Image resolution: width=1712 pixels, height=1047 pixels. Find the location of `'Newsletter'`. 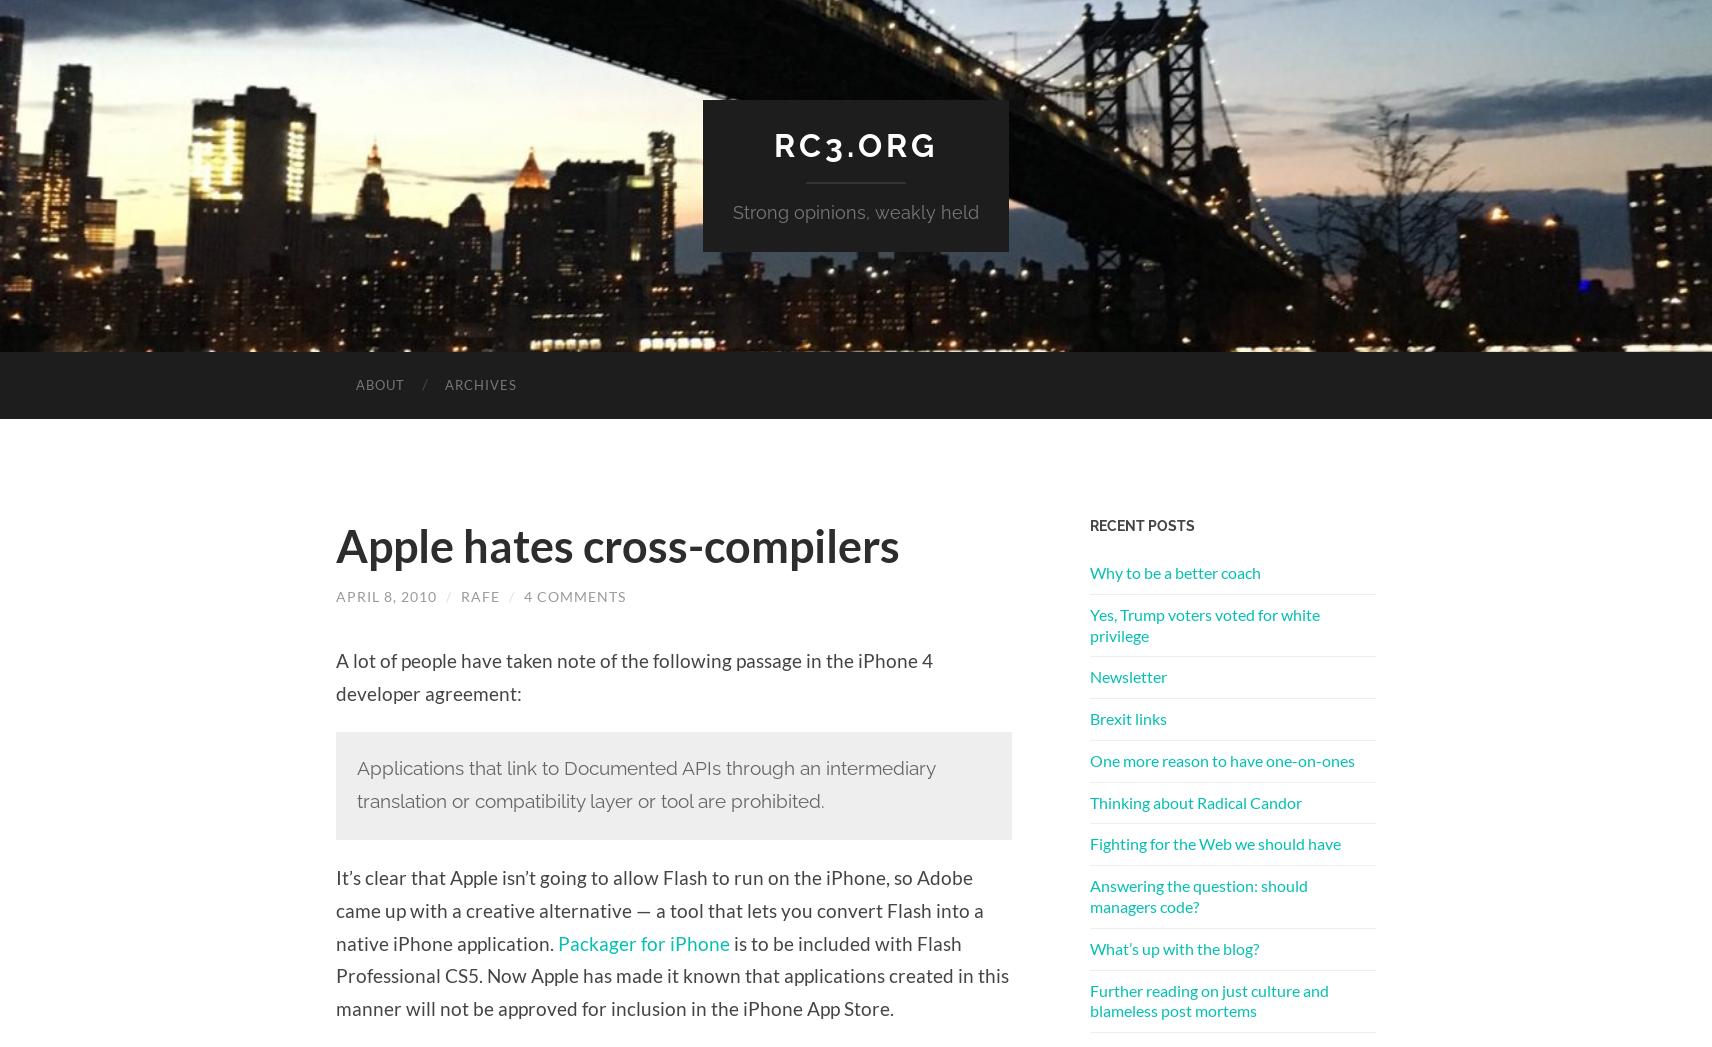

'Newsletter' is located at coordinates (1128, 675).